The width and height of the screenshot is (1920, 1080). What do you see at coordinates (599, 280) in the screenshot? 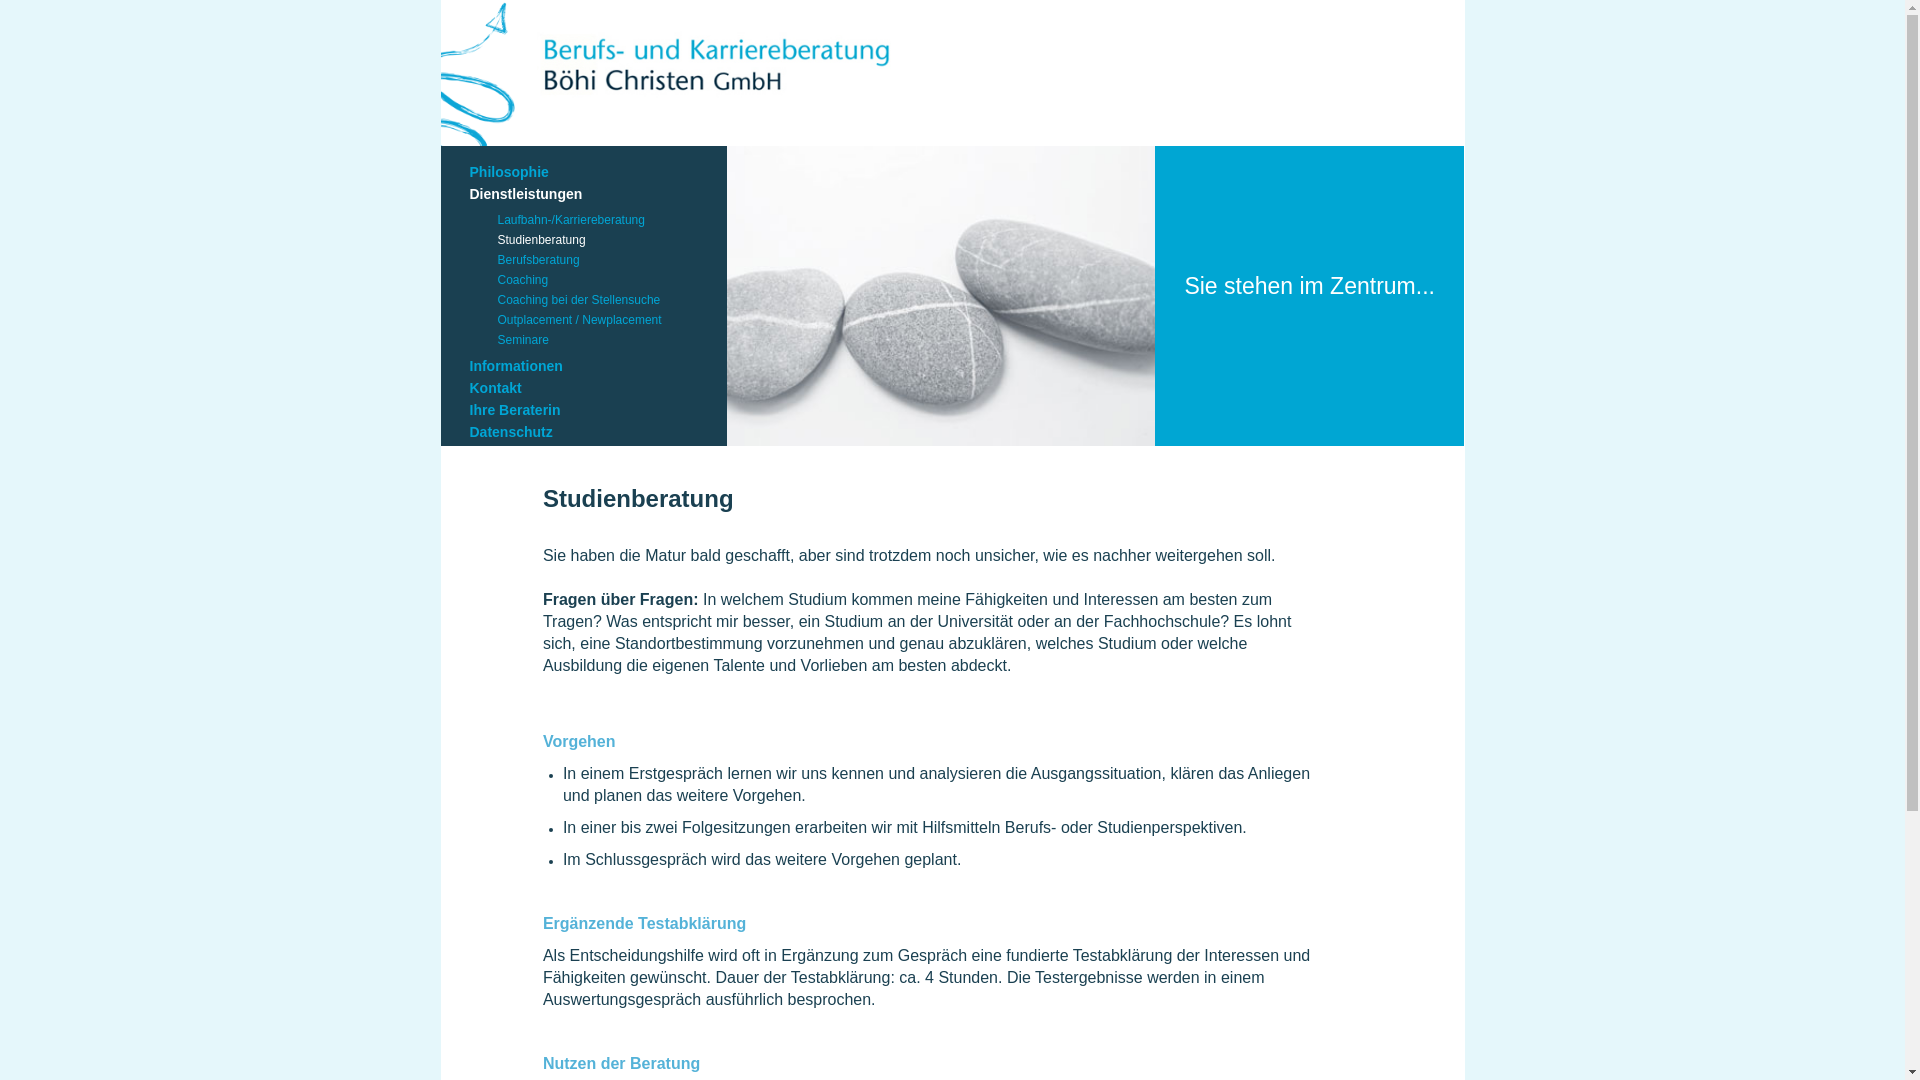
I see `'Coaching'` at bounding box center [599, 280].